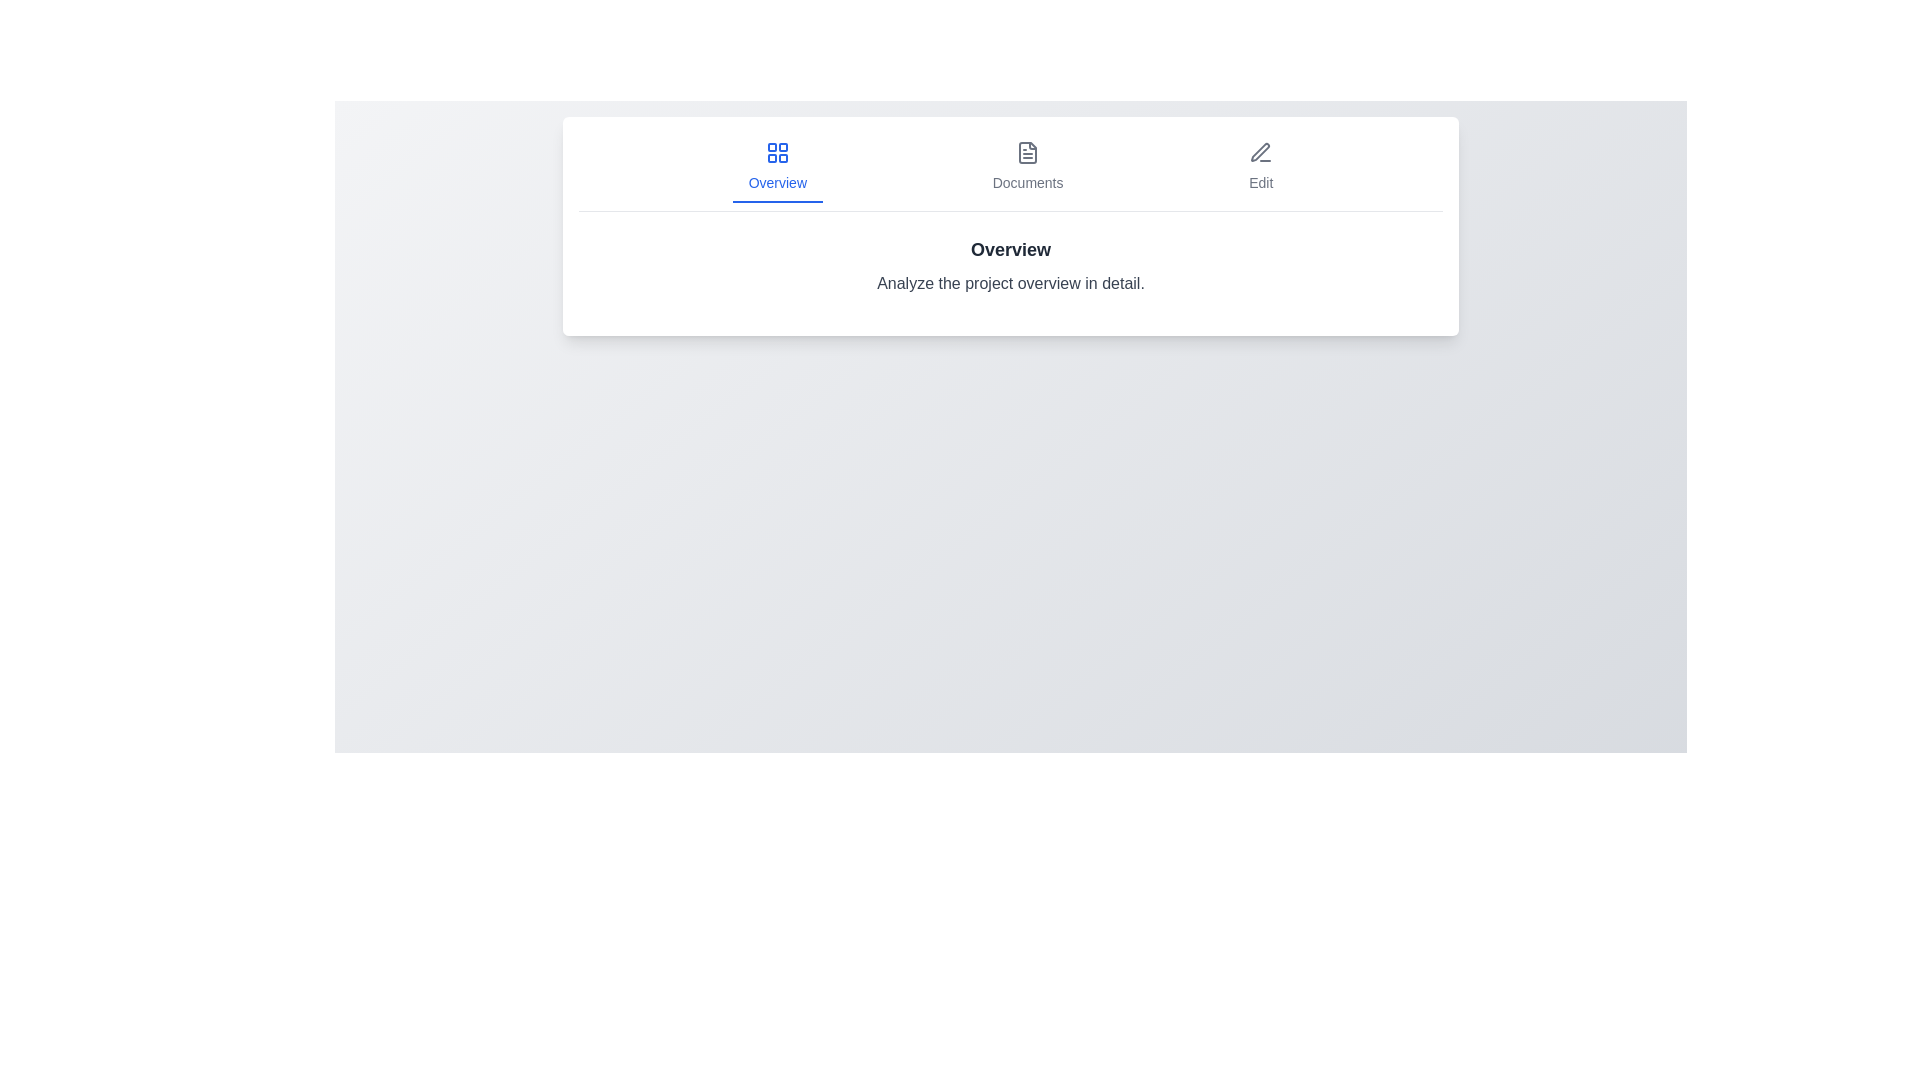 This screenshot has width=1920, height=1080. What do you see at coordinates (1028, 167) in the screenshot?
I see `the Documents tab by clicking on it` at bounding box center [1028, 167].